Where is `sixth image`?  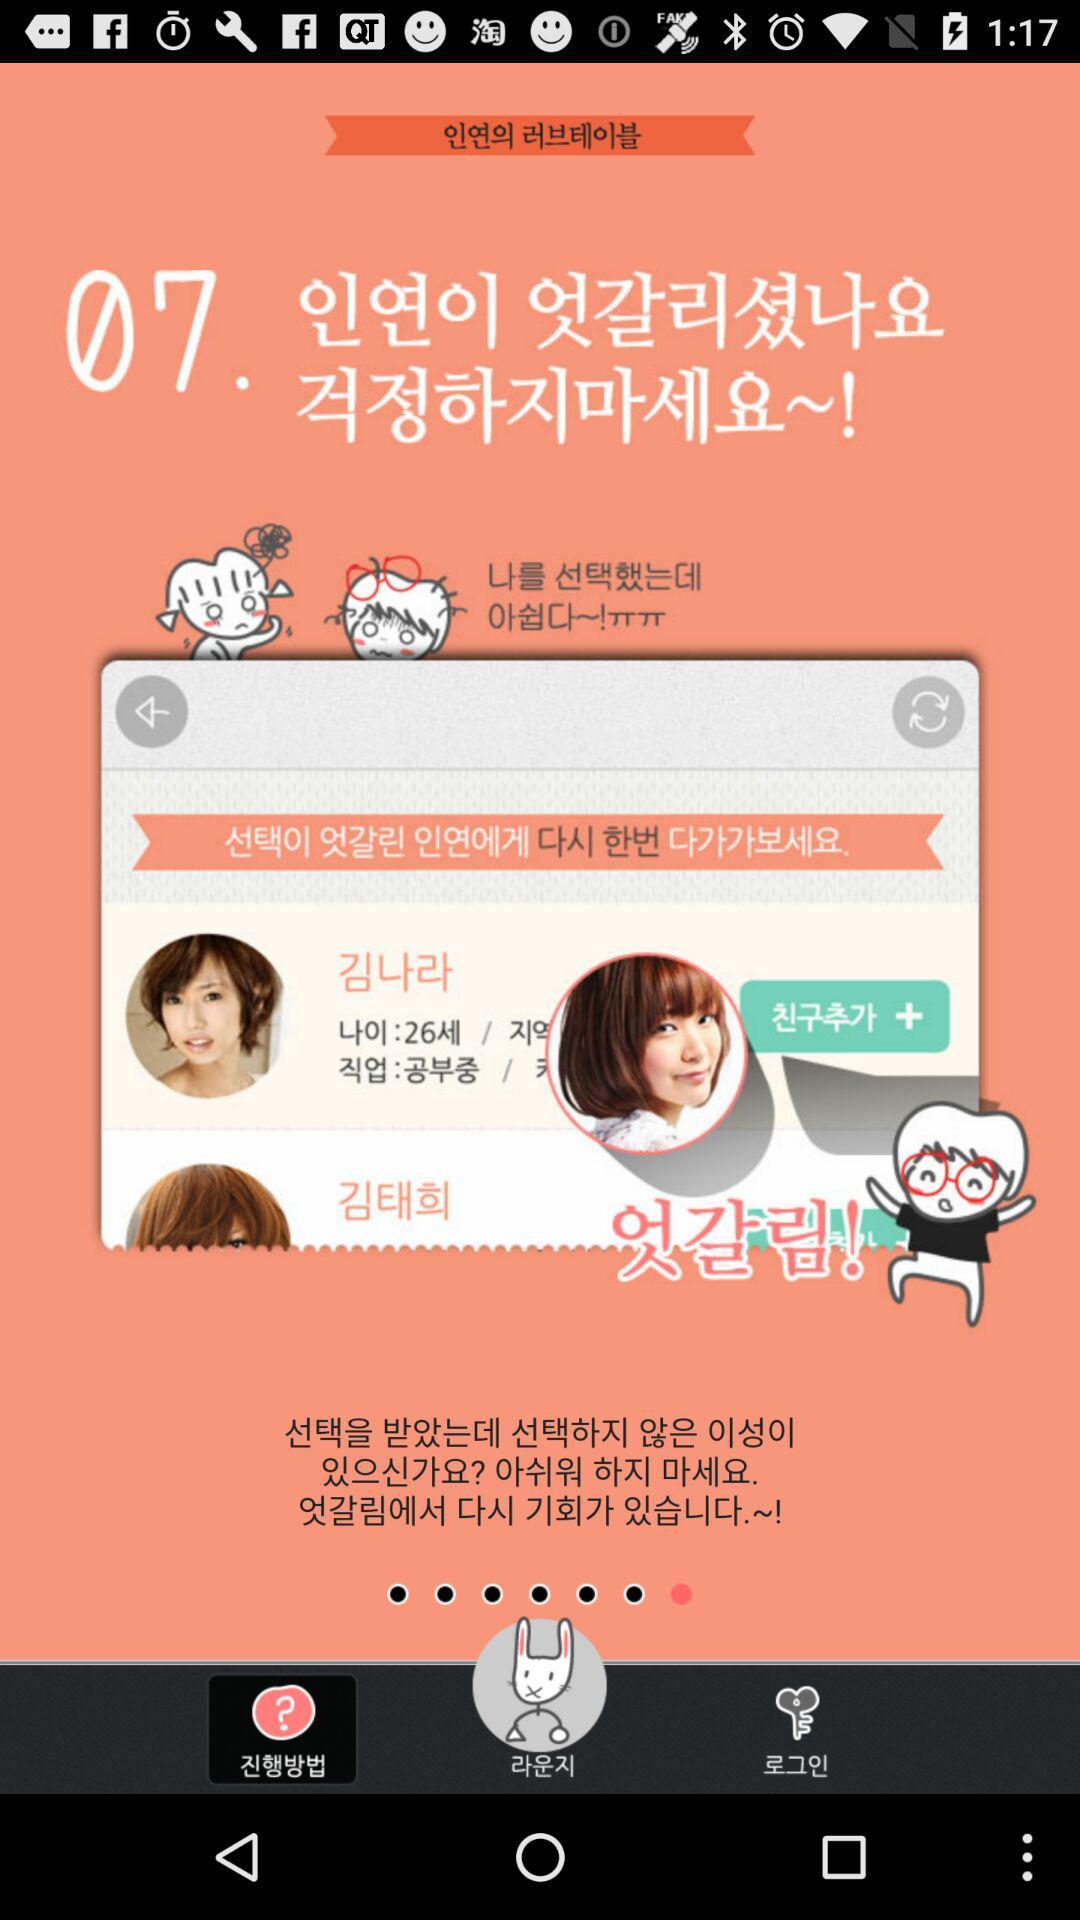 sixth image is located at coordinates (634, 1593).